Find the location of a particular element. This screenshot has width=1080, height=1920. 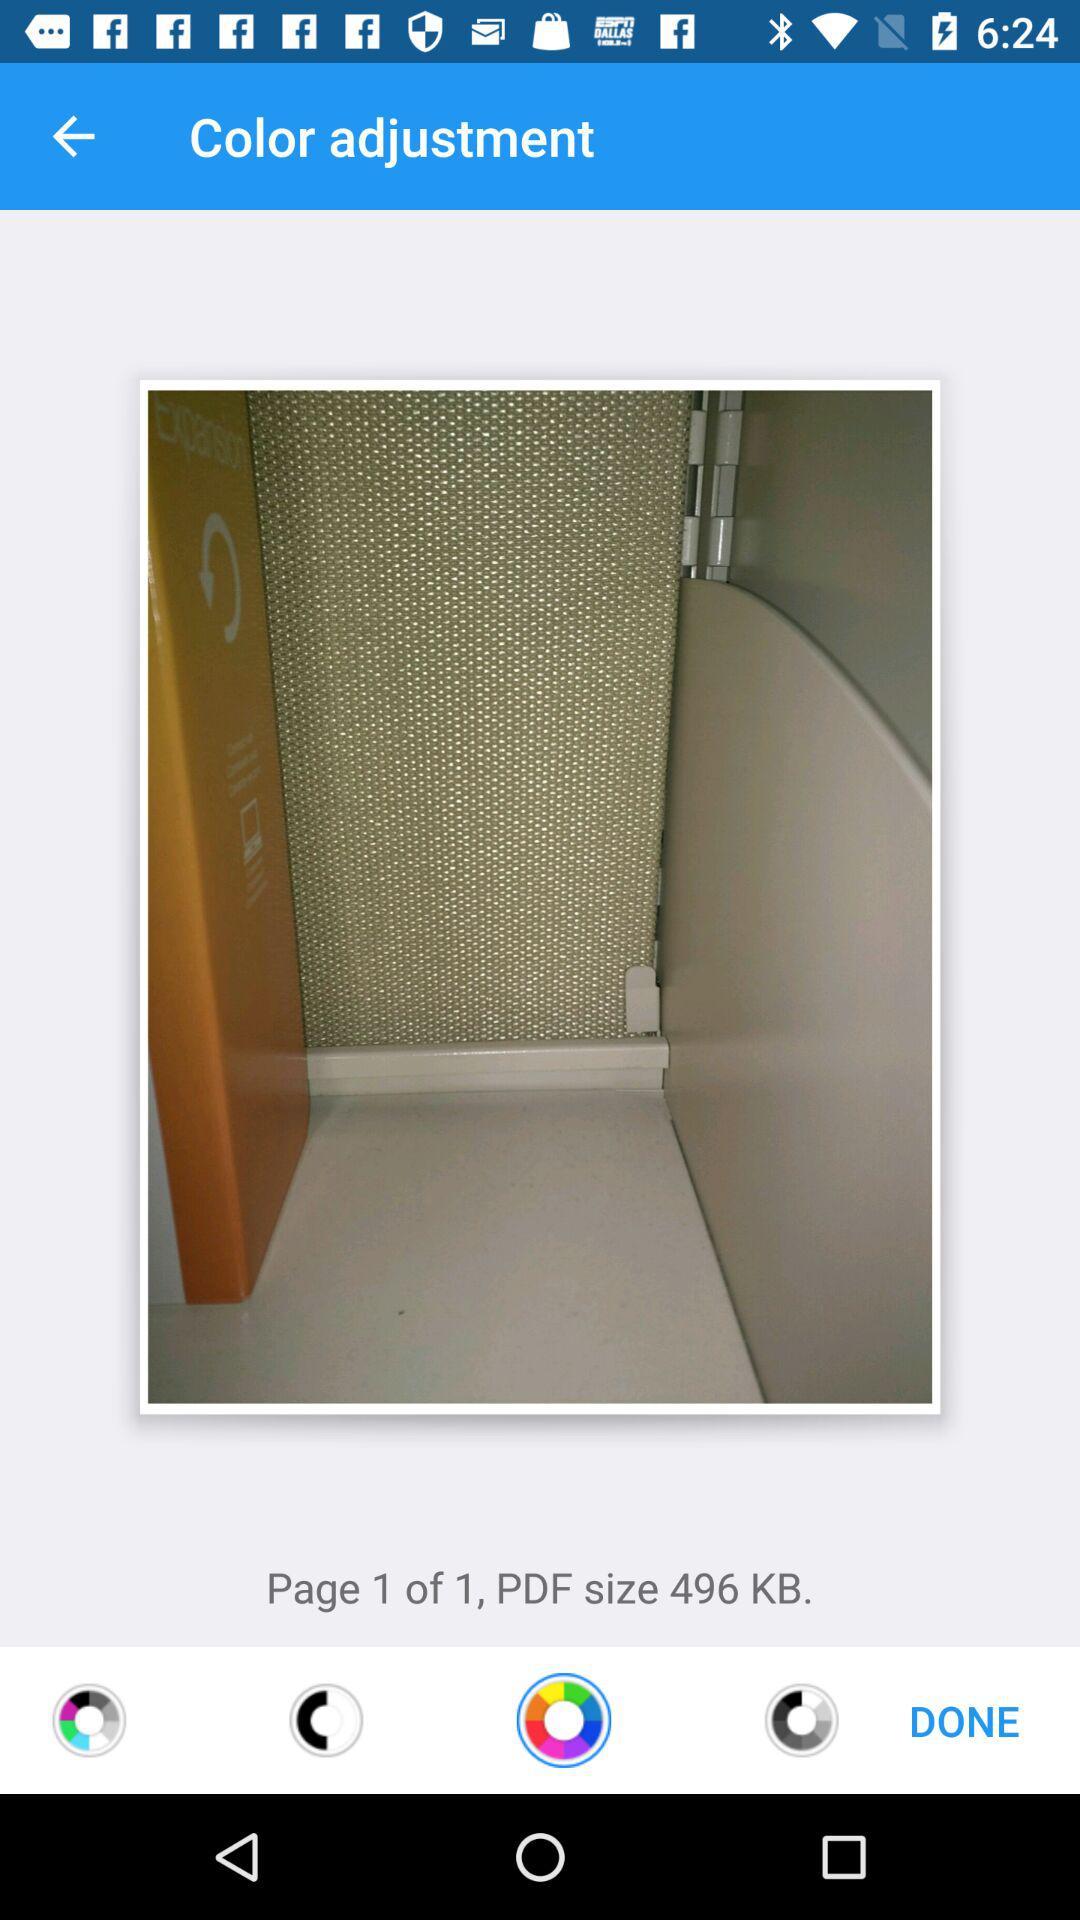

icon next to color adjustment item is located at coordinates (72, 135).